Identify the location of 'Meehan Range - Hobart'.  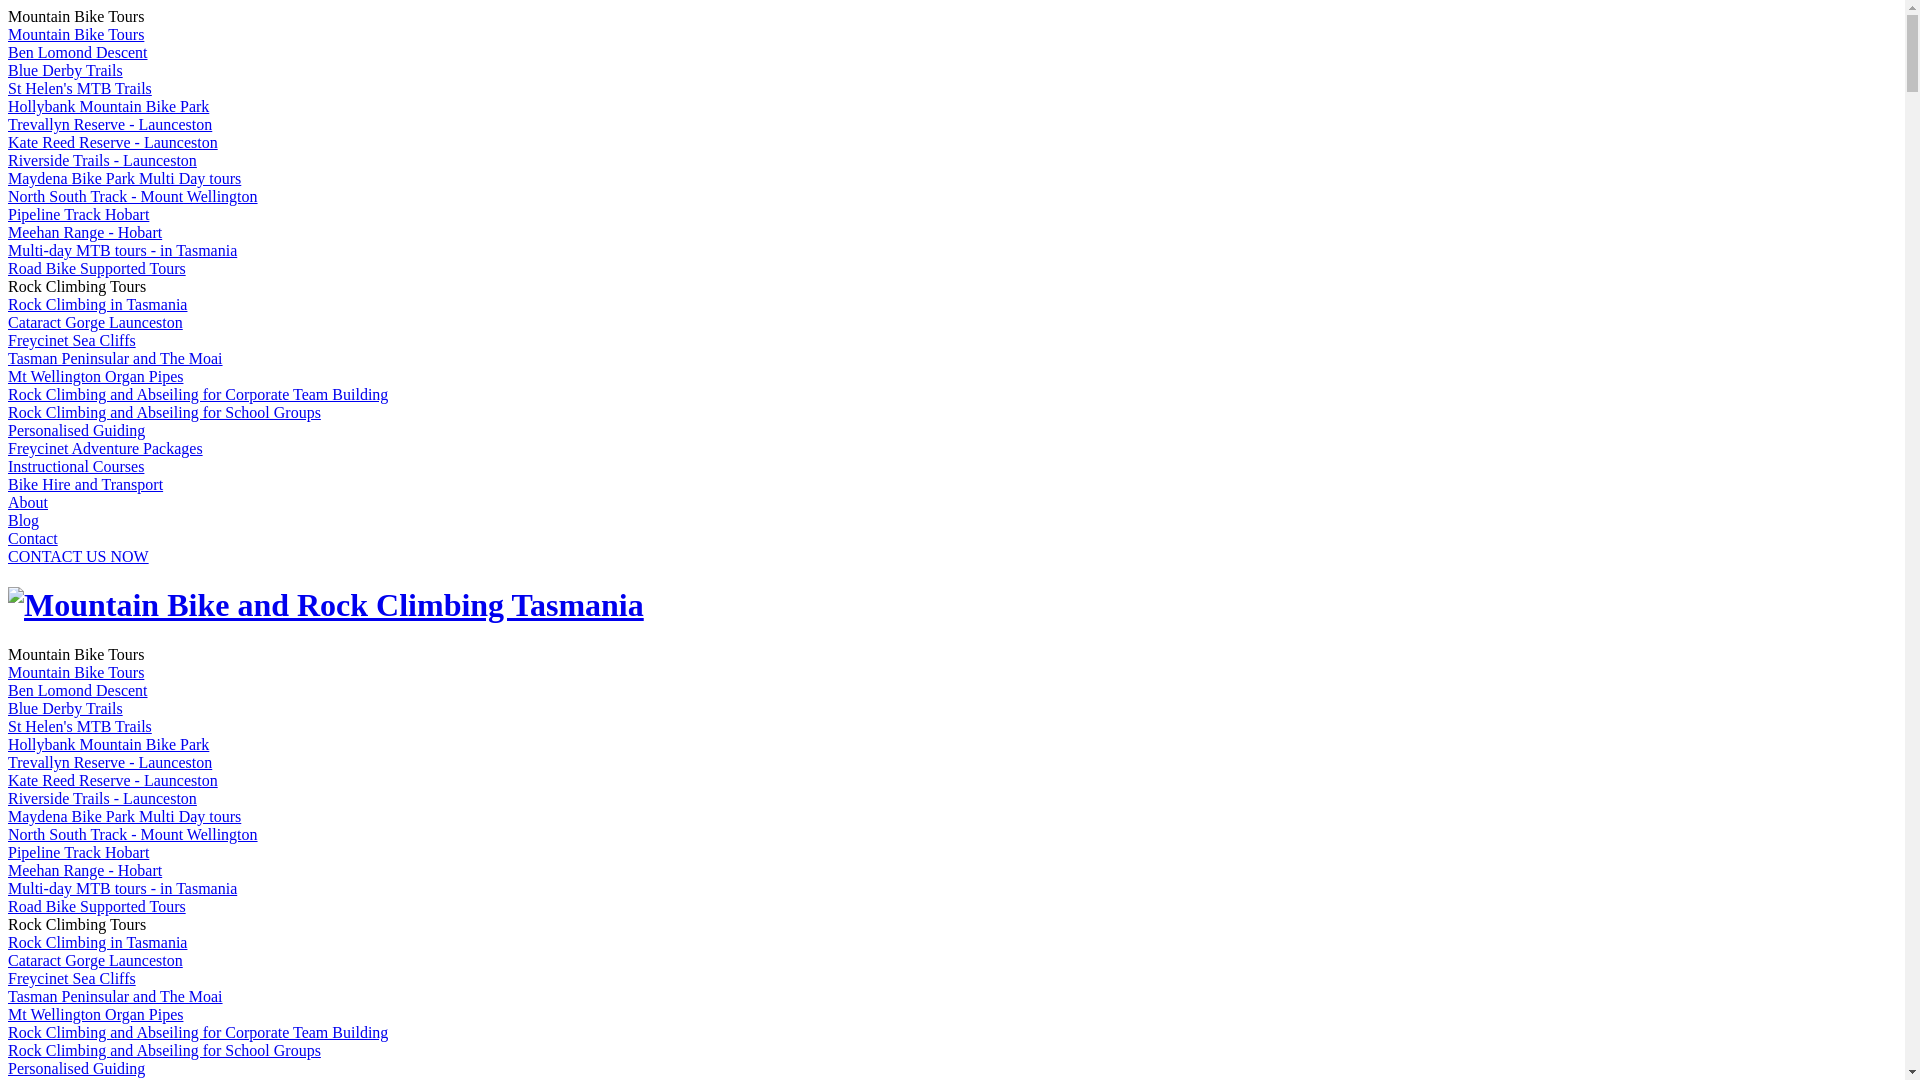
(84, 869).